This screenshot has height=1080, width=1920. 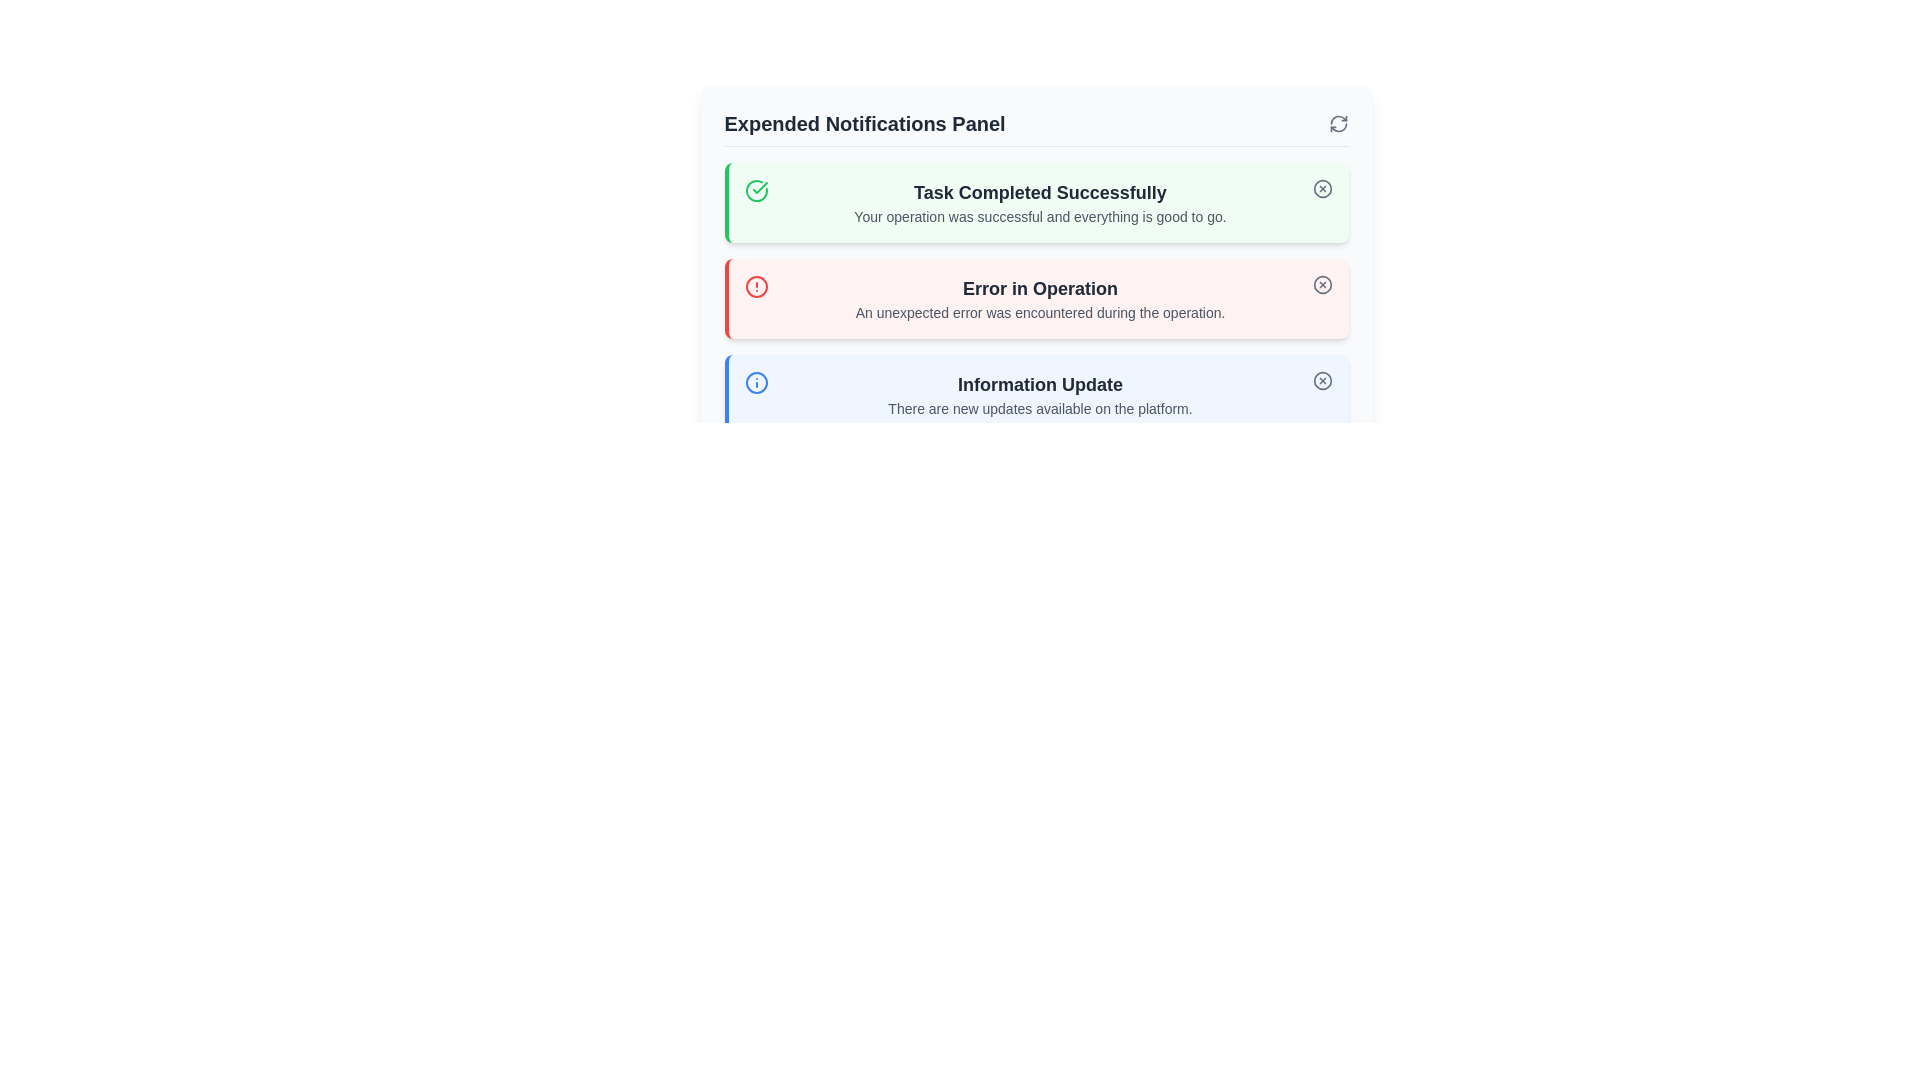 I want to click on the Notification Panel, which displays messages about recent system activities, located below the 'Expended Notifications Panel' title bar, so click(x=1036, y=308).